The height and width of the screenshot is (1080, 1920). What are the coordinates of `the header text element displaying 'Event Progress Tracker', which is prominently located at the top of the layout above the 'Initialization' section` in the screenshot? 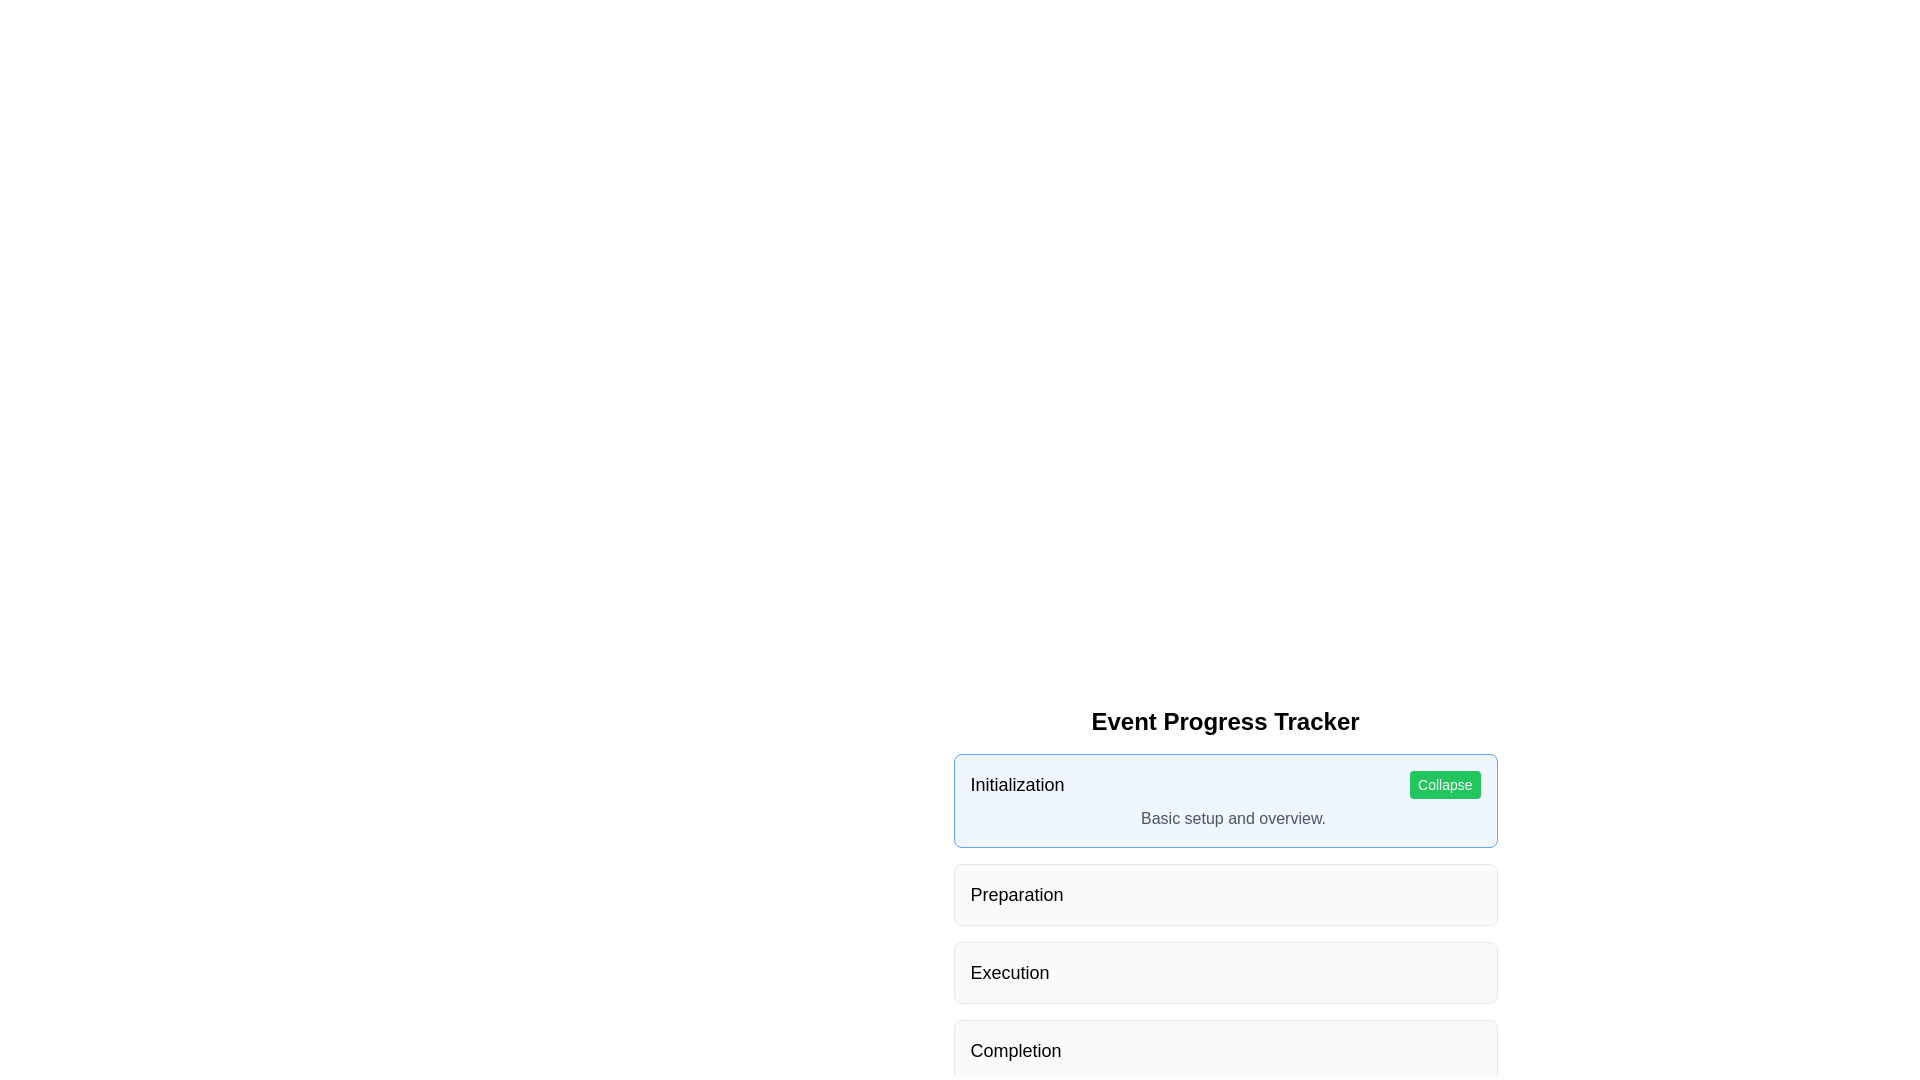 It's located at (1224, 721).